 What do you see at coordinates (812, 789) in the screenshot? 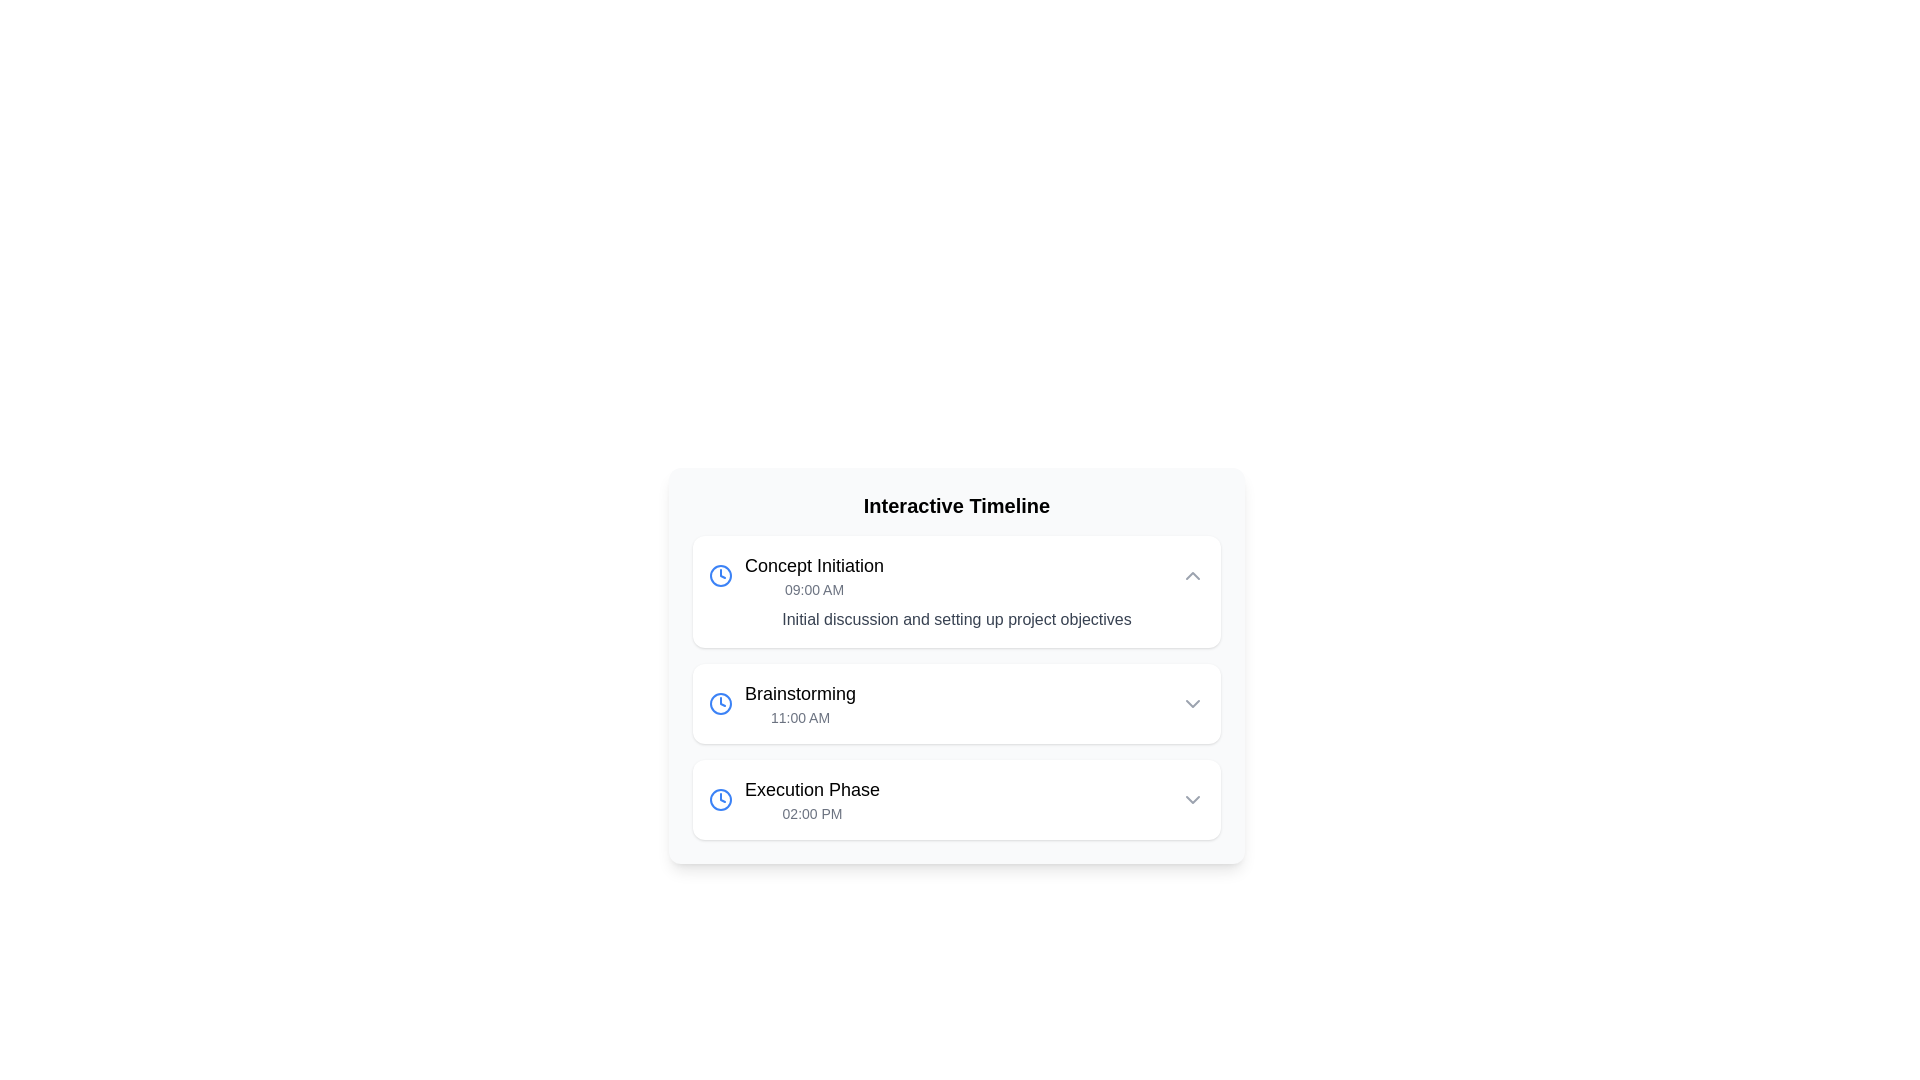
I see `the 'Execution Phase' text label, which is a bold header` at bounding box center [812, 789].